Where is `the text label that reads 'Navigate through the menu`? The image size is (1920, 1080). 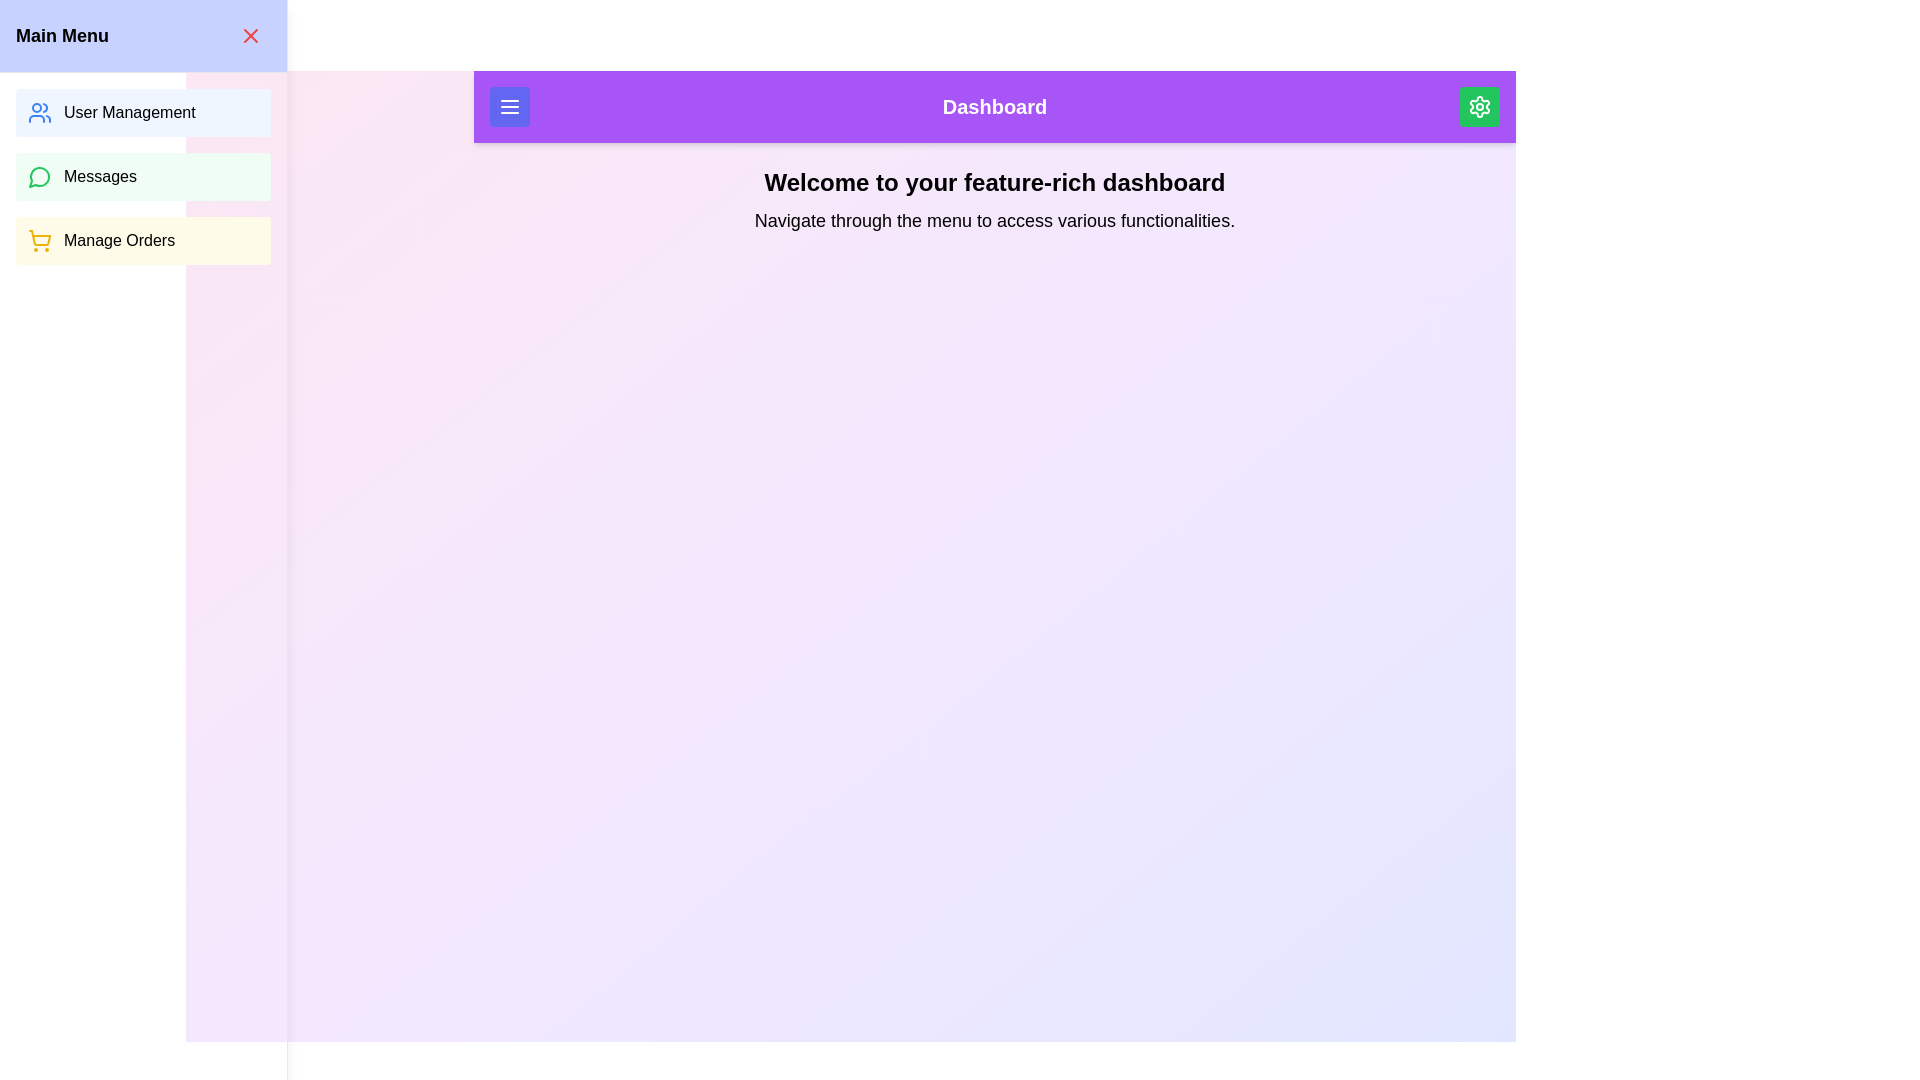
the text label that reads 'Navigate through the menu is located at coordinates (994, 220).